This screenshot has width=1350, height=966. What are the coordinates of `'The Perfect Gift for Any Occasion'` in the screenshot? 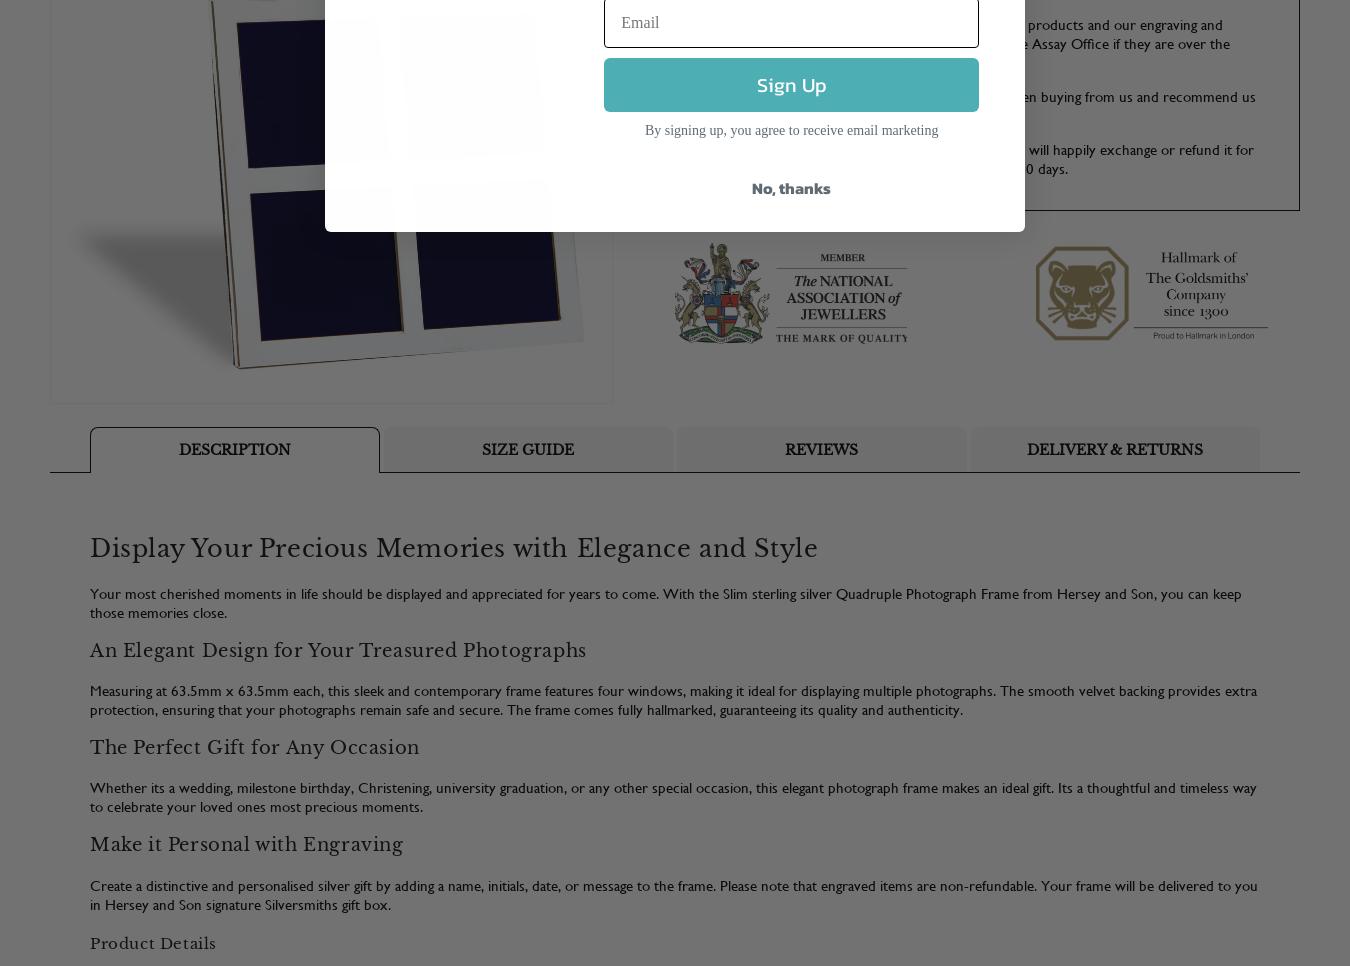 It's located at (89, 747).